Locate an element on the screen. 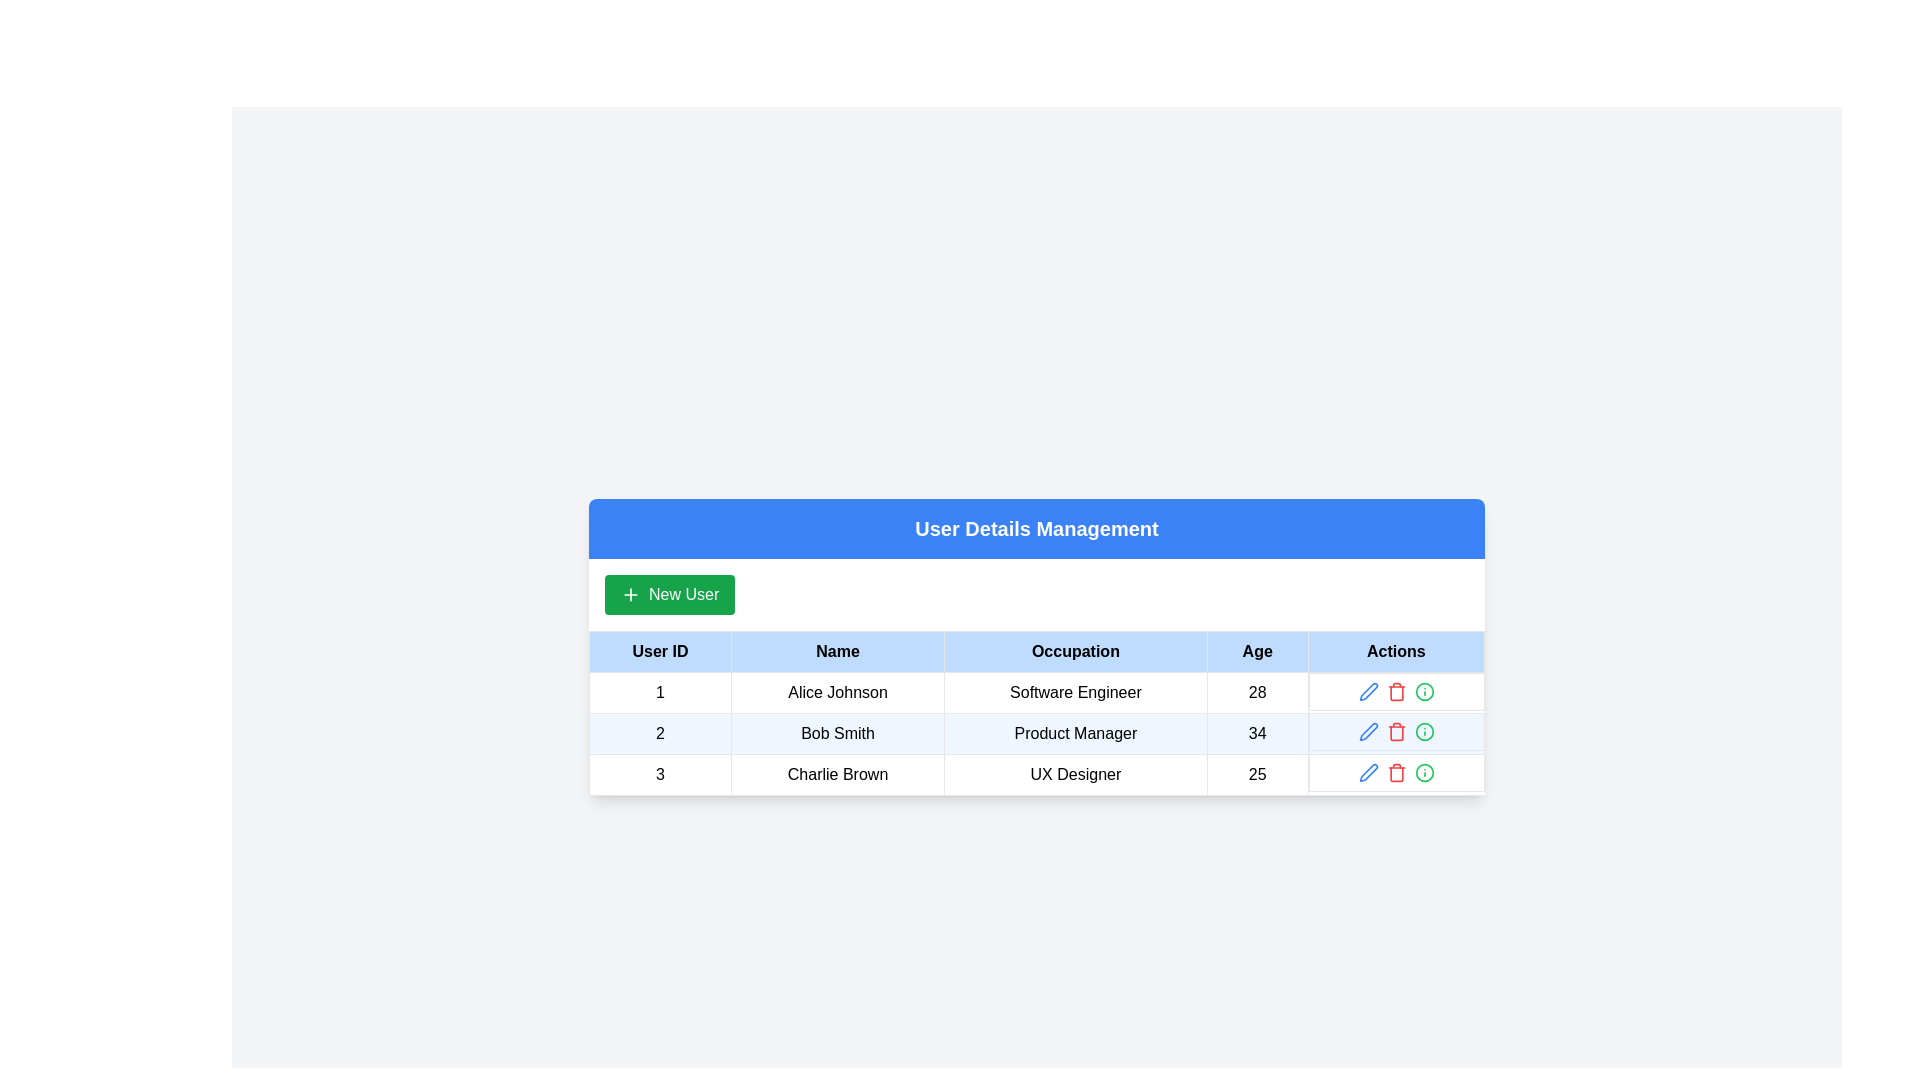 The height and width of the screenshot is (1080, 1920). the title or header text element located in the blue header section at the top of the user interface panel, which indicates the purpose of managing user details is located at coordinates (1036, 527).